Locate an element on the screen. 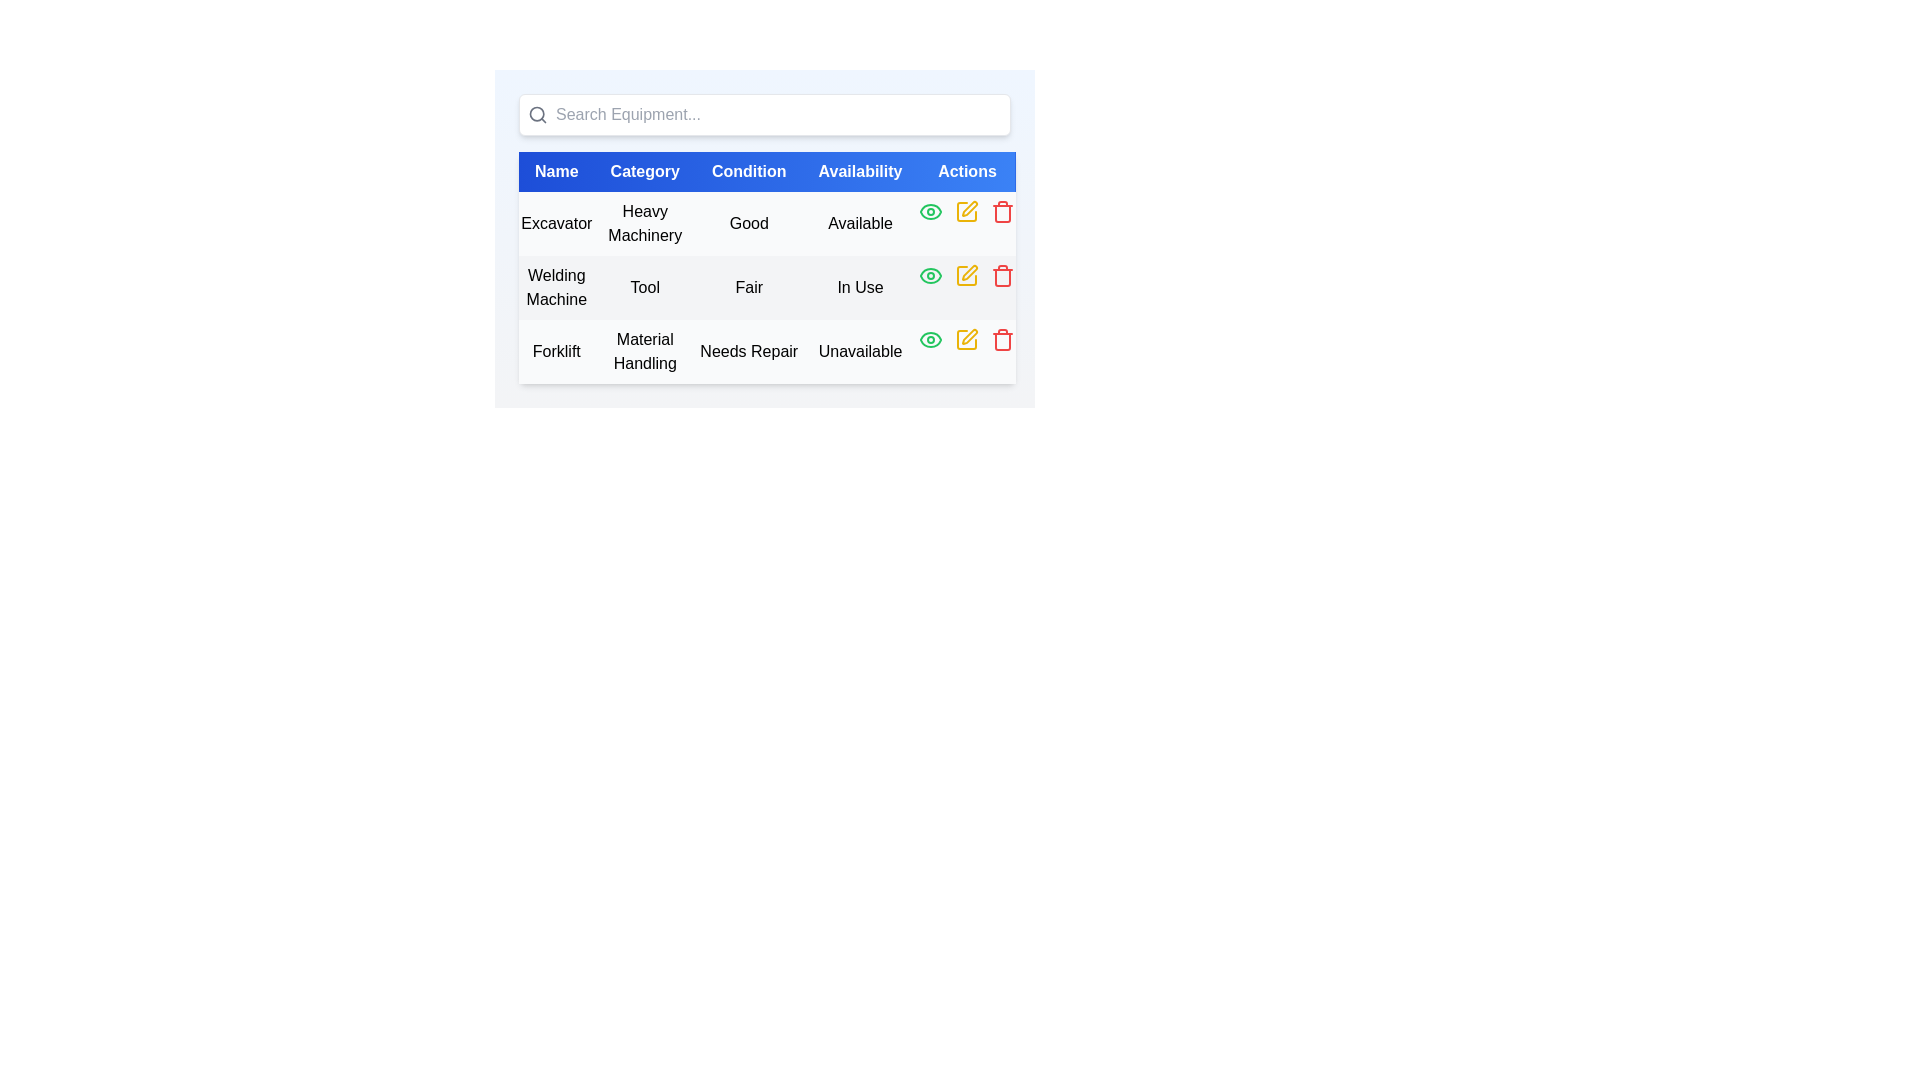  the yellow pencil icon in the 'Actions' column of the table row for 'Forklift' is located at coordinates (967, 338).